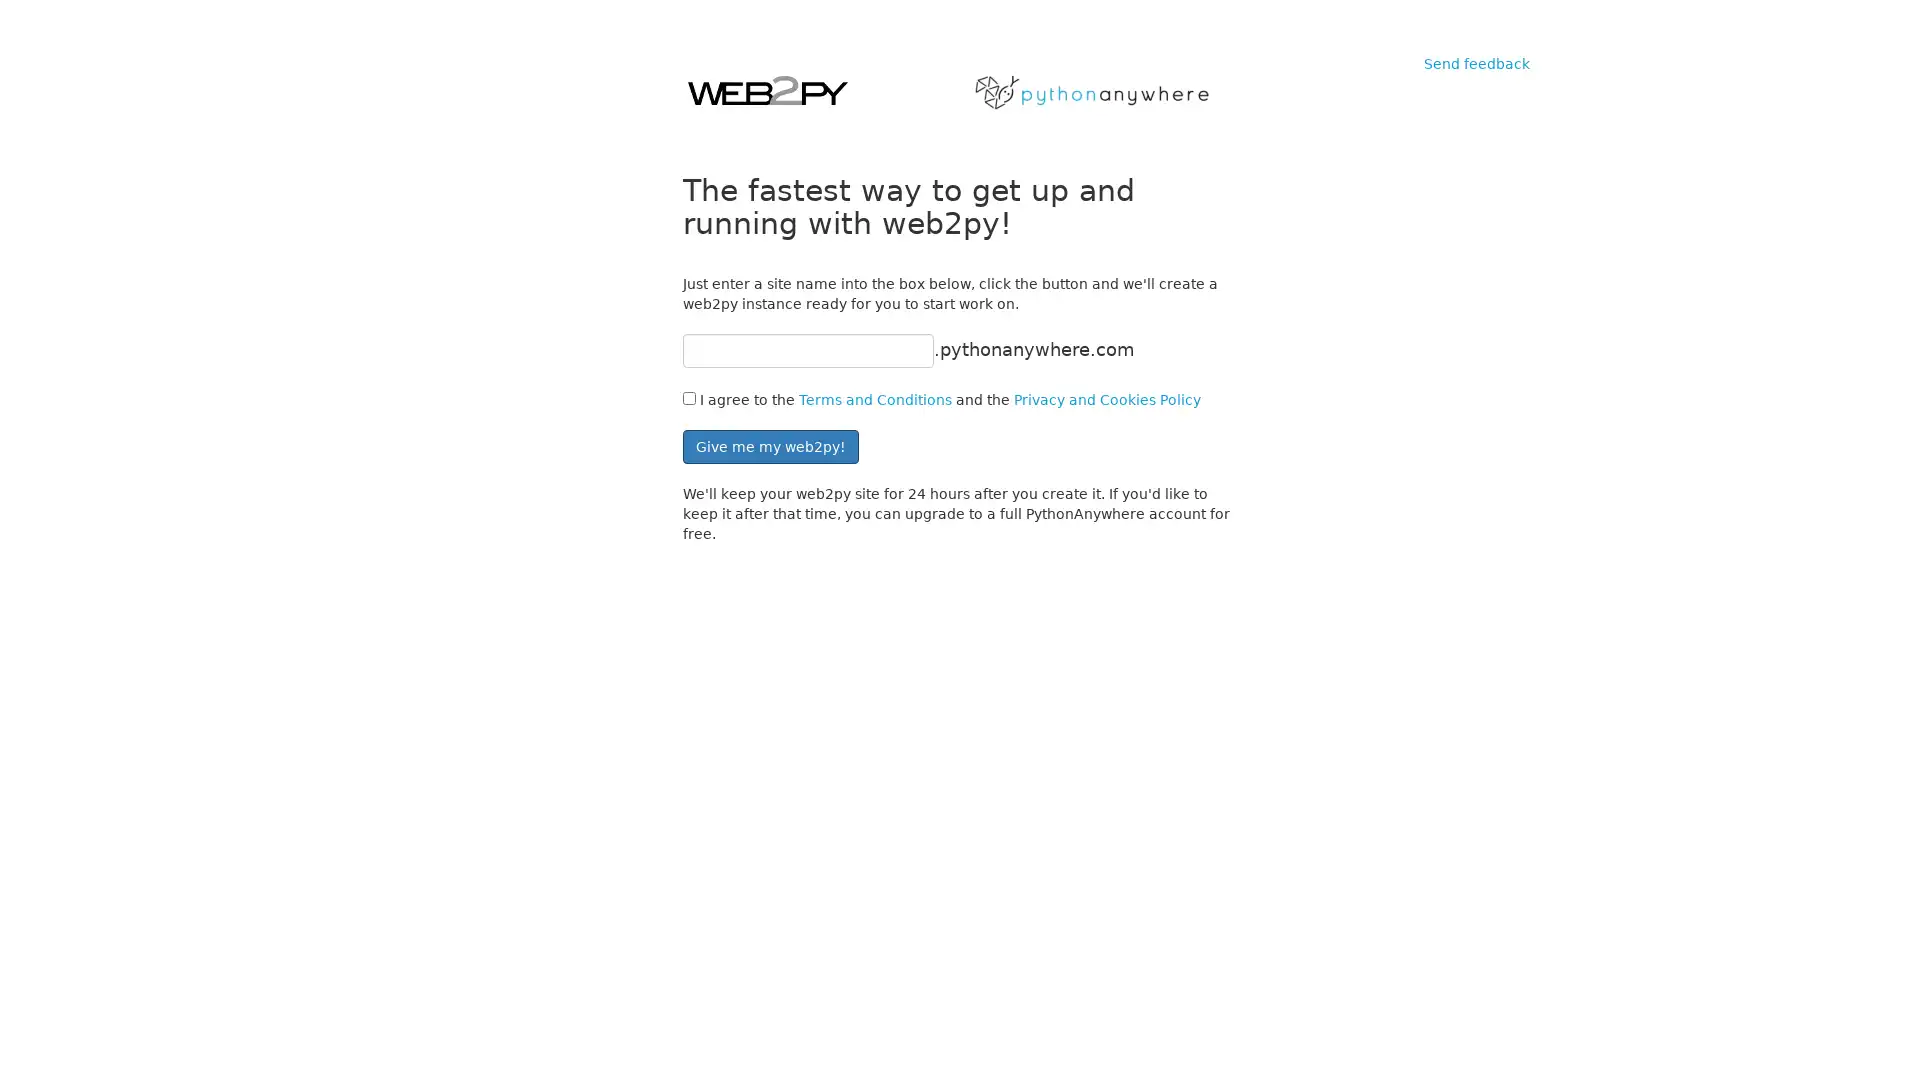  Describe the element at coordinates (768, 446) in the screenshot. I see `Give me my web2py!` at that location.